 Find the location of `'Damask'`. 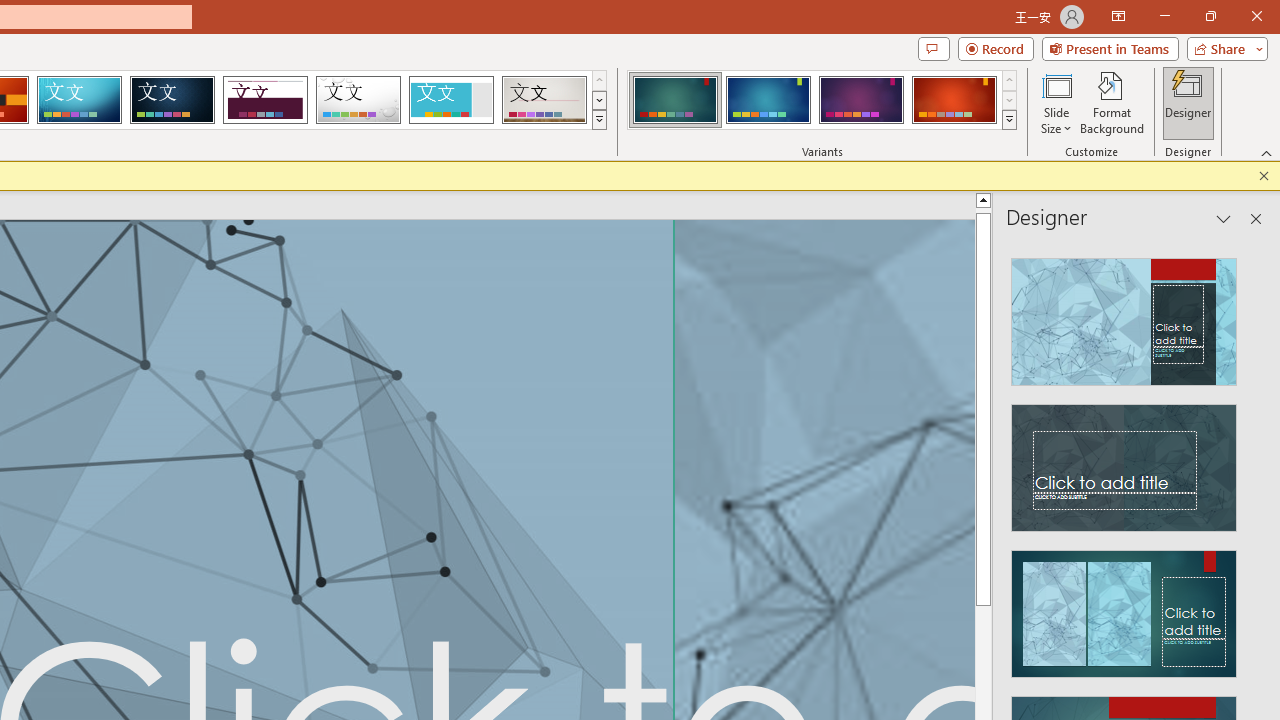

'Damask' is located at coordinates (172, 100).